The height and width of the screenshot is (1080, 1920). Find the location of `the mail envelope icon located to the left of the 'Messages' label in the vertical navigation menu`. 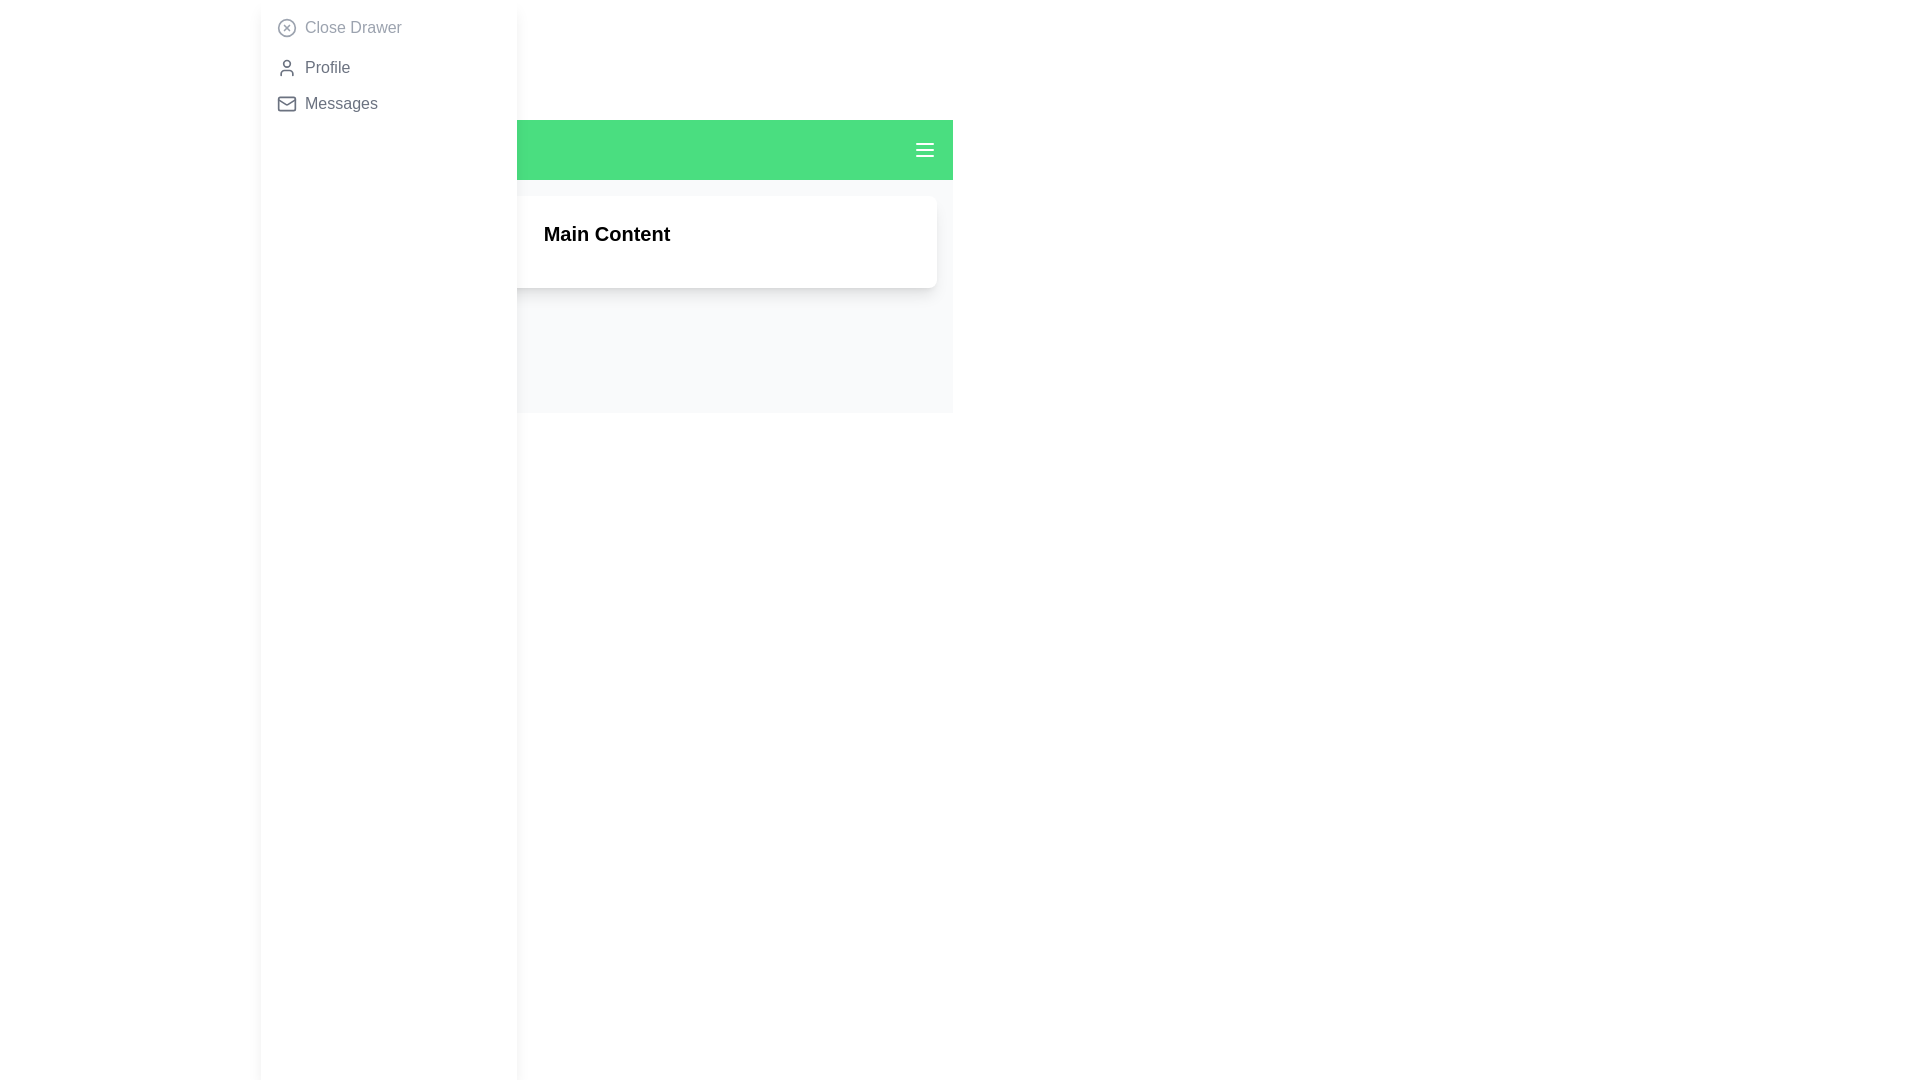

the mail envelope icon located to the left of the 'Messages' label in the vertical navigation menu is located at coordinates (286, 104).